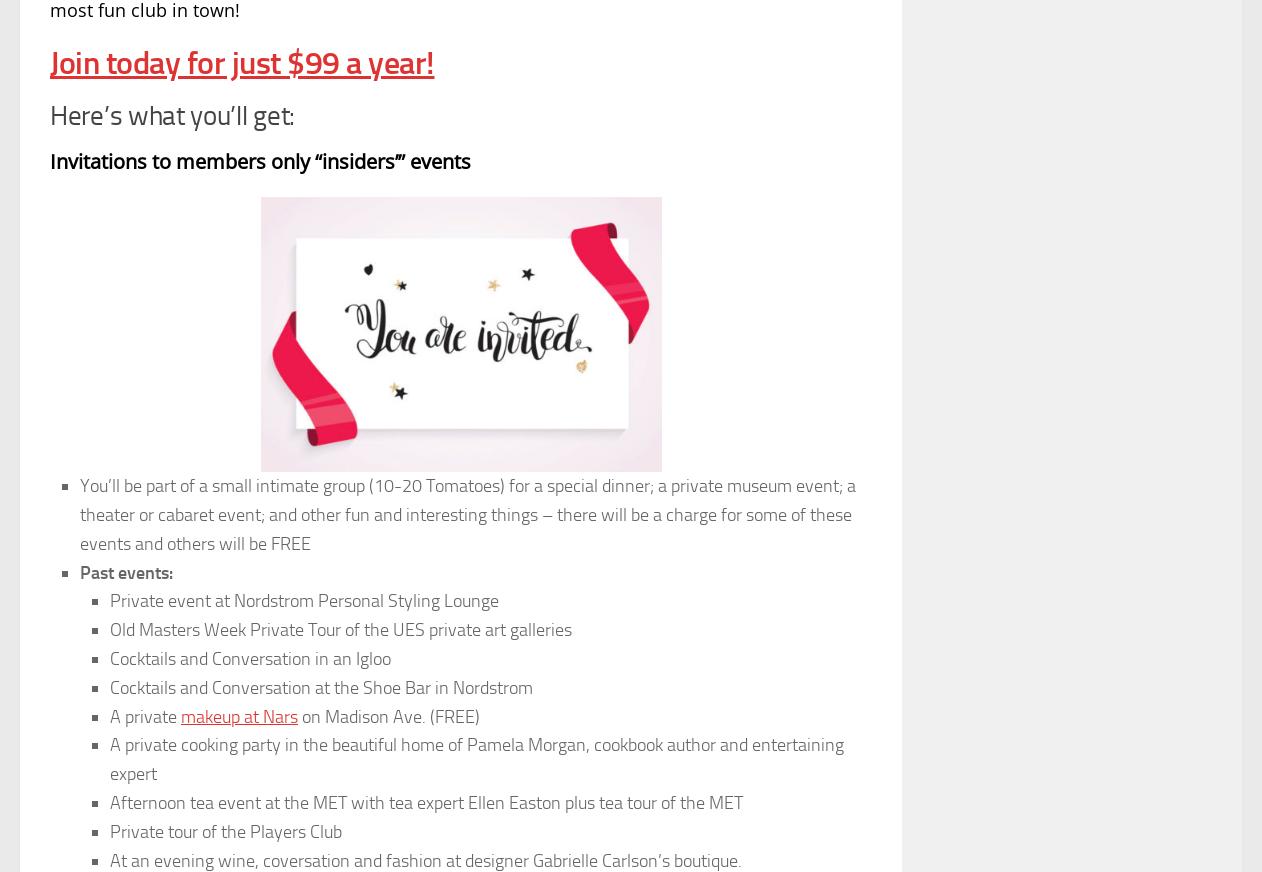 Image resolution: width=1262 pixels, height=872 pixels. I want to click on 'Past events:', so click(125, 572).